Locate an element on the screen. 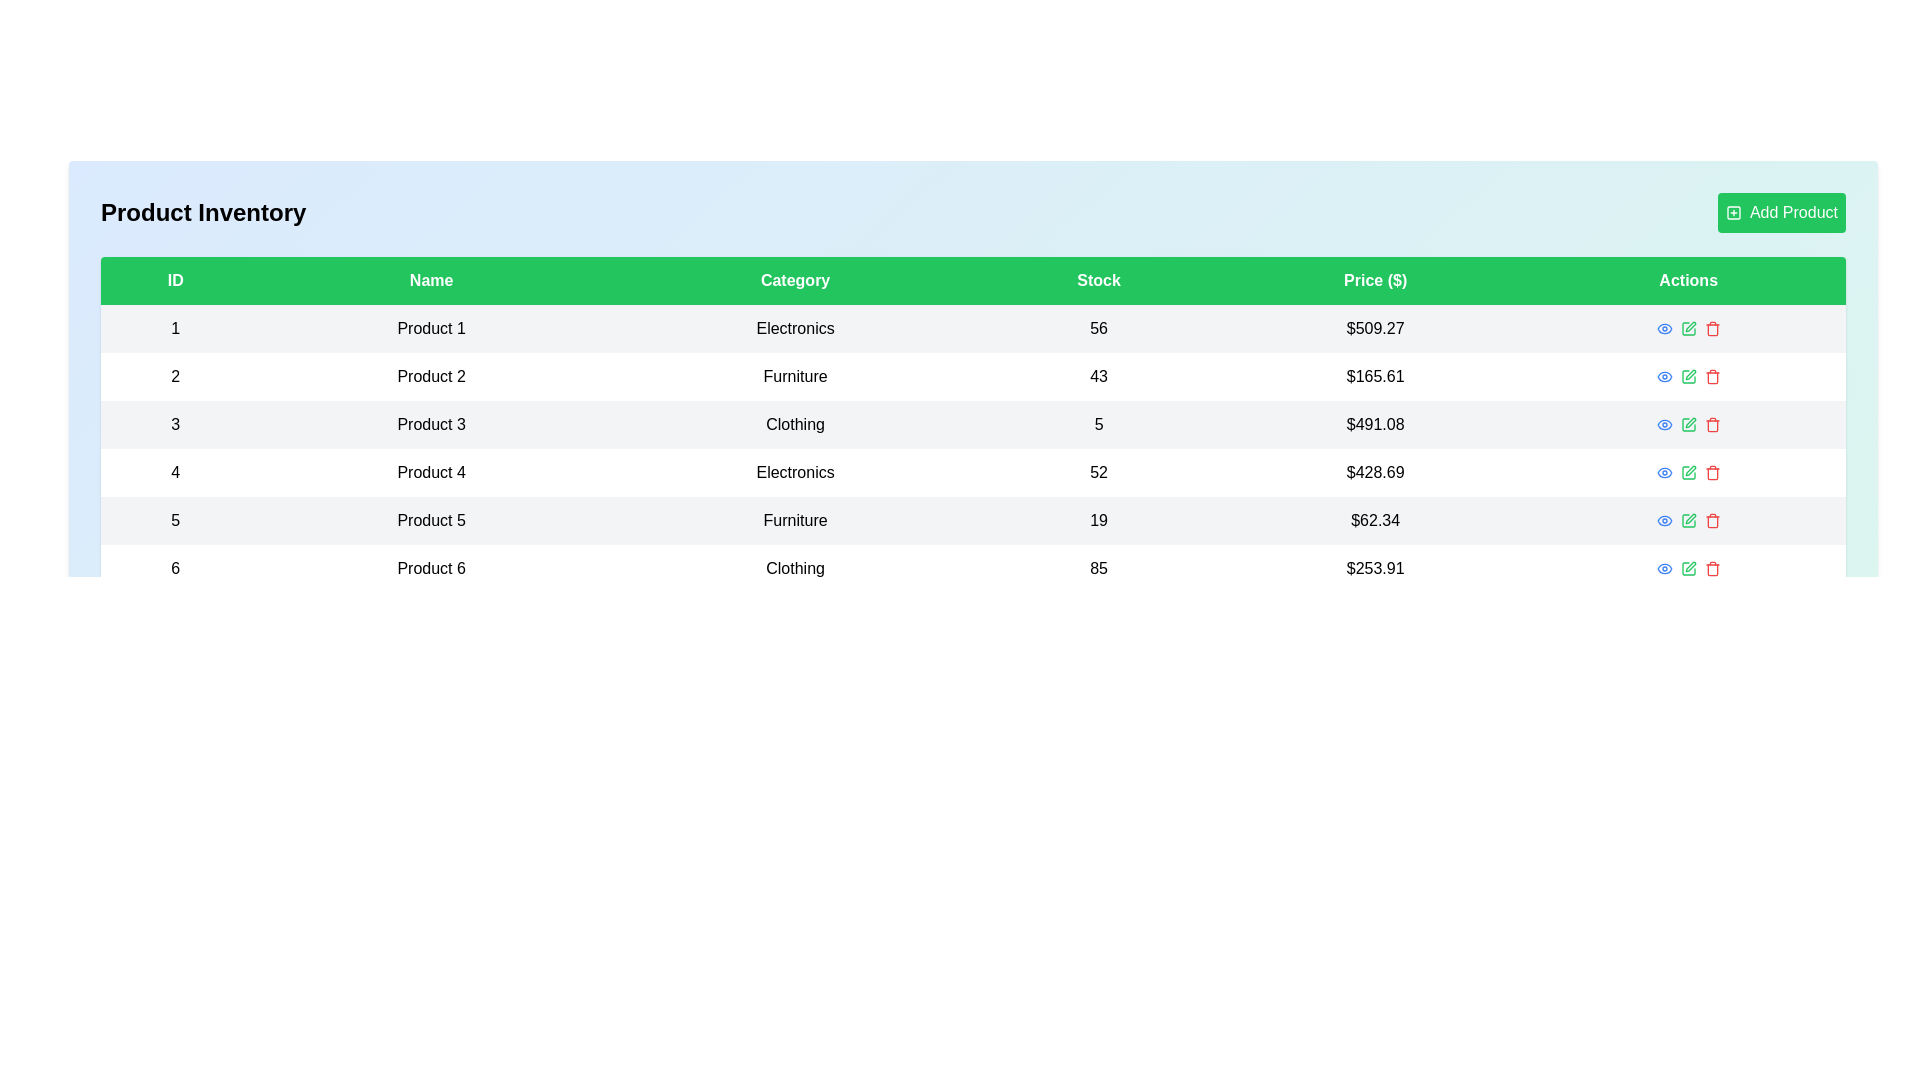  the column header to sort the table by ID is located at coordinates (175, 281).